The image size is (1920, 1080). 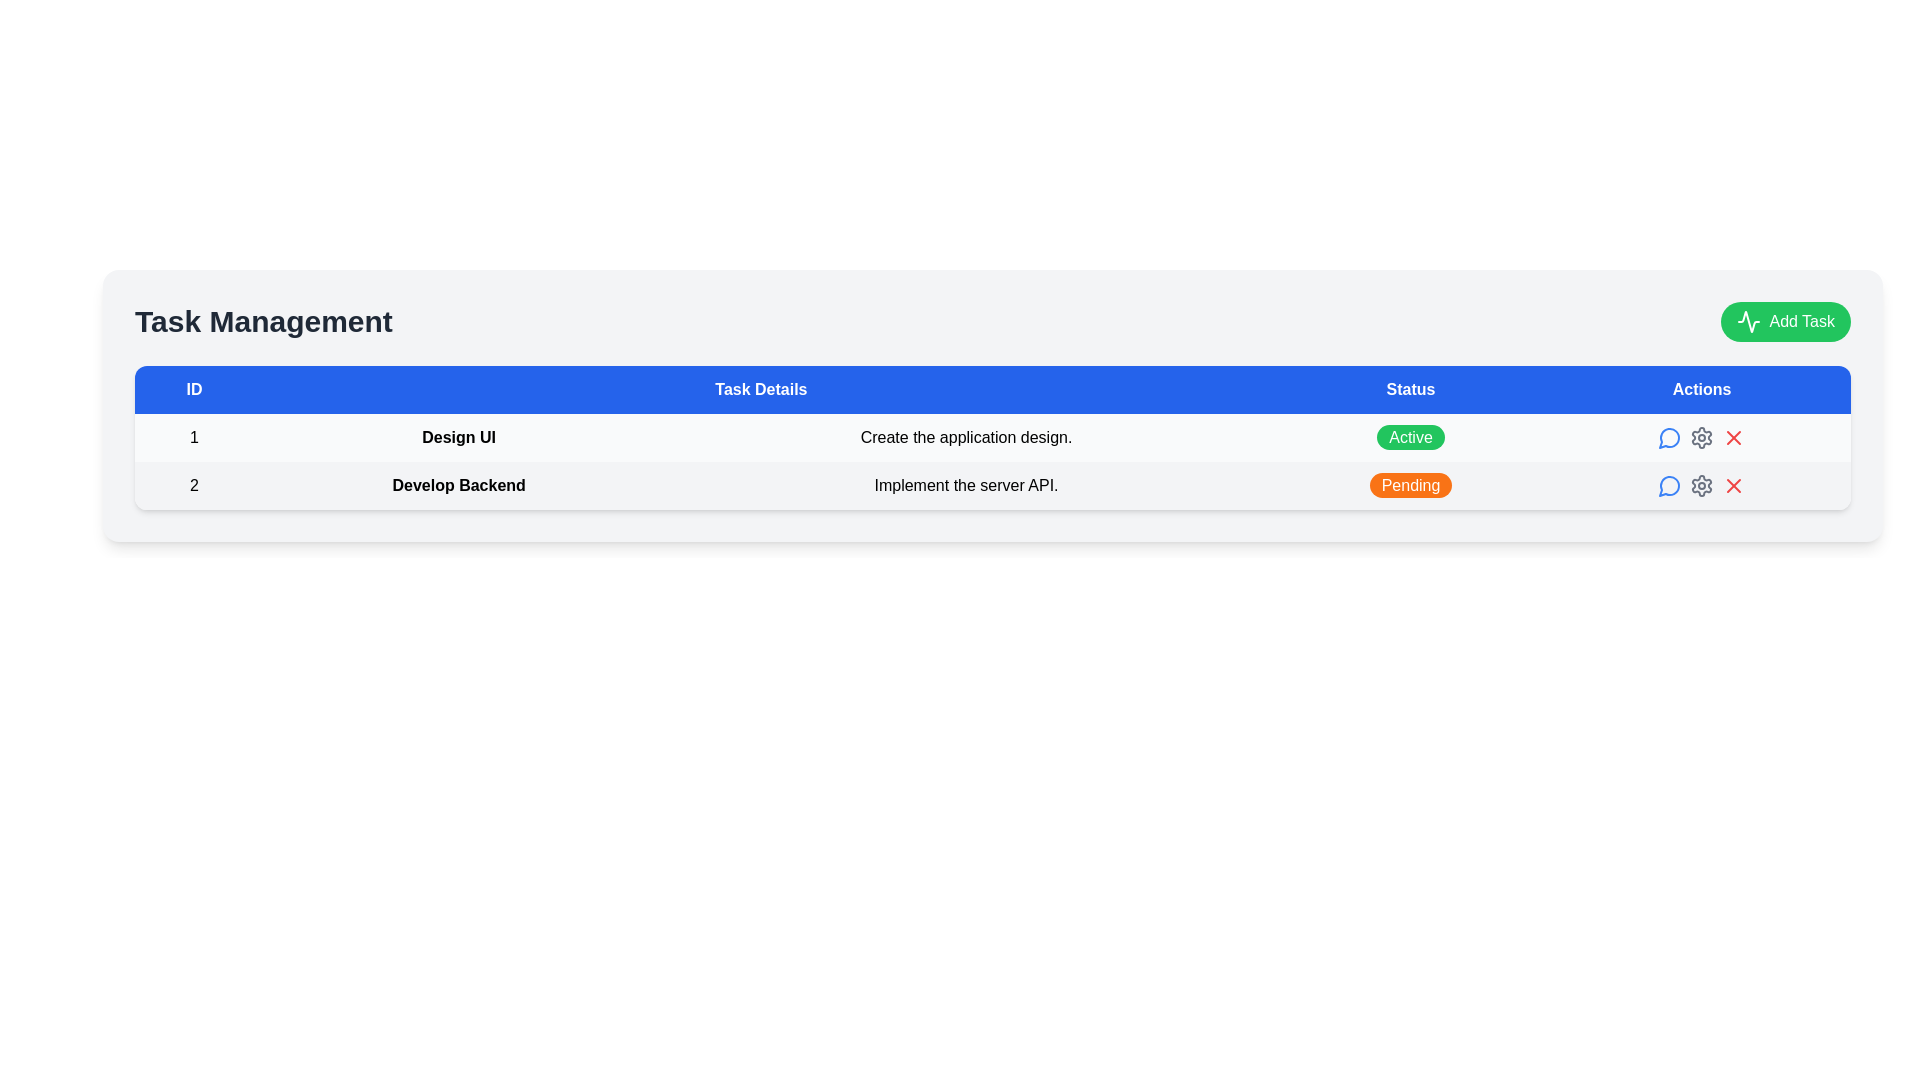 What do you see at coordinates (1701, 437) in the screenshot?
I see `the Settings icon button, which is a gear-like symbol located in the 'Actions' column of the second row in the table` at bounding box center [1701, 437].